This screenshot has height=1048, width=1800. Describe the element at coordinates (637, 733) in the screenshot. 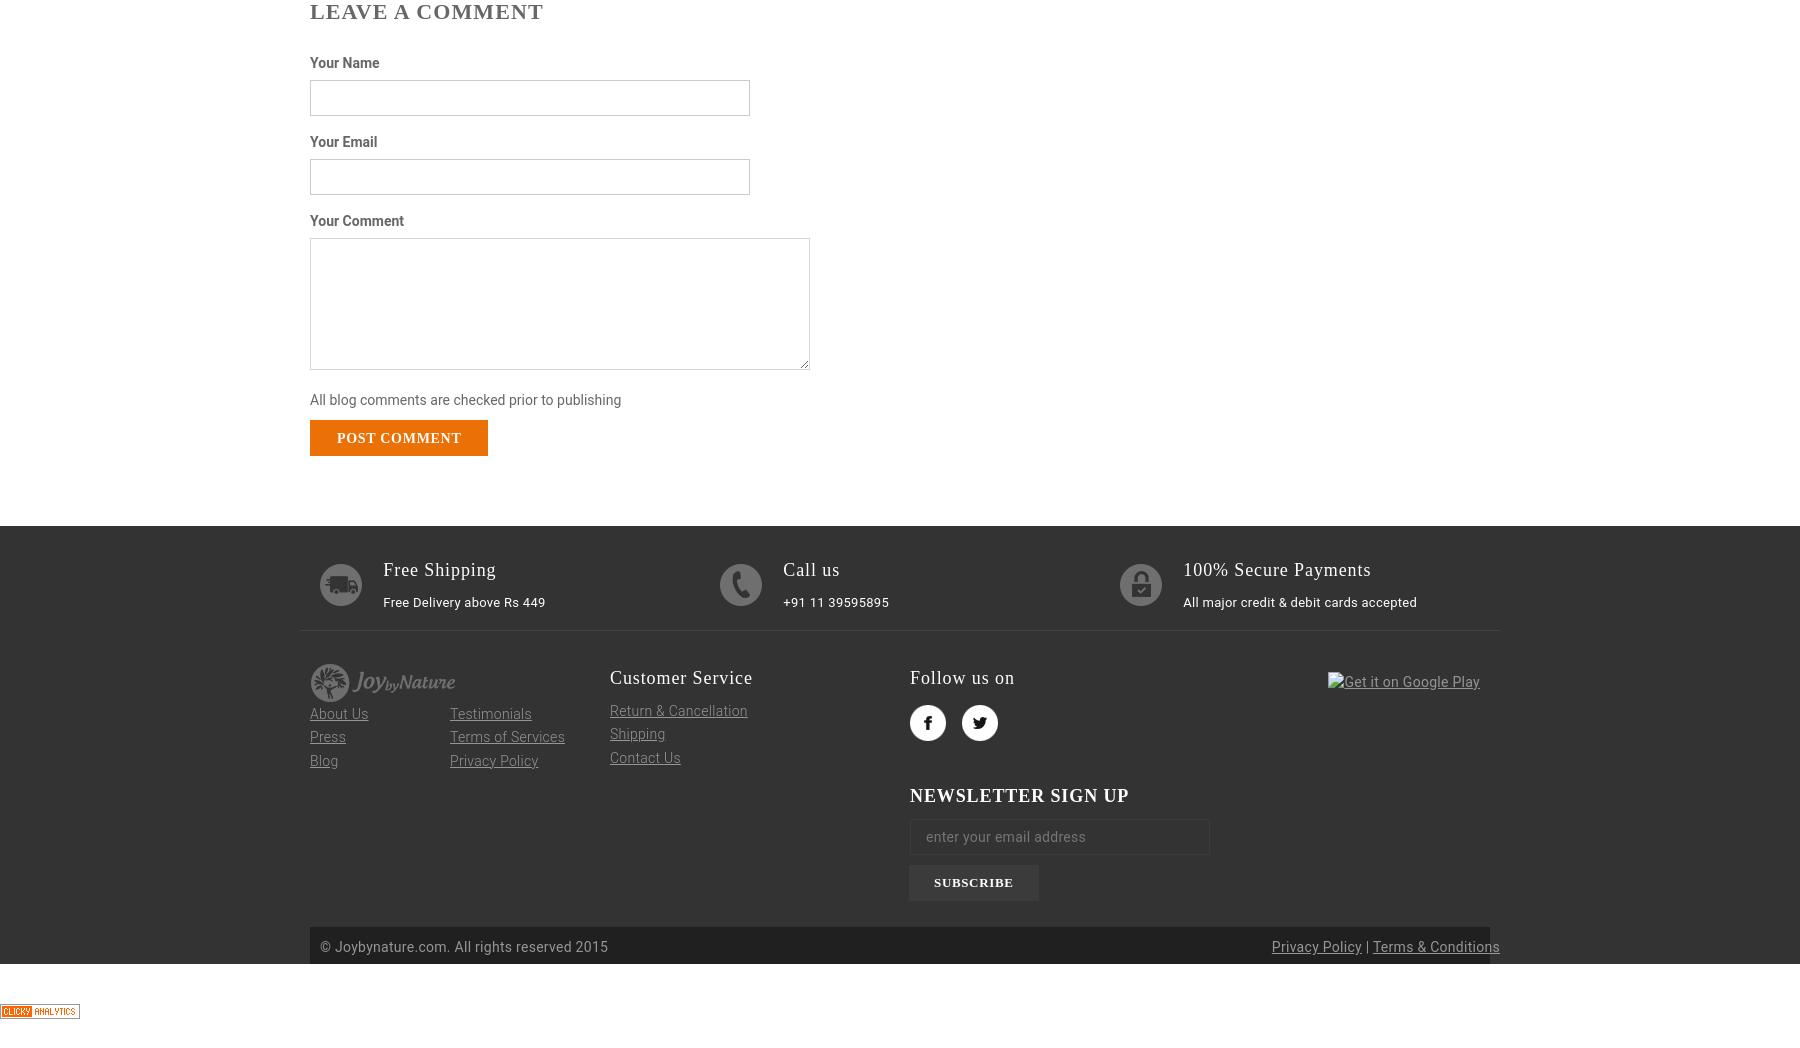

I see `'Shipping'` at that location.